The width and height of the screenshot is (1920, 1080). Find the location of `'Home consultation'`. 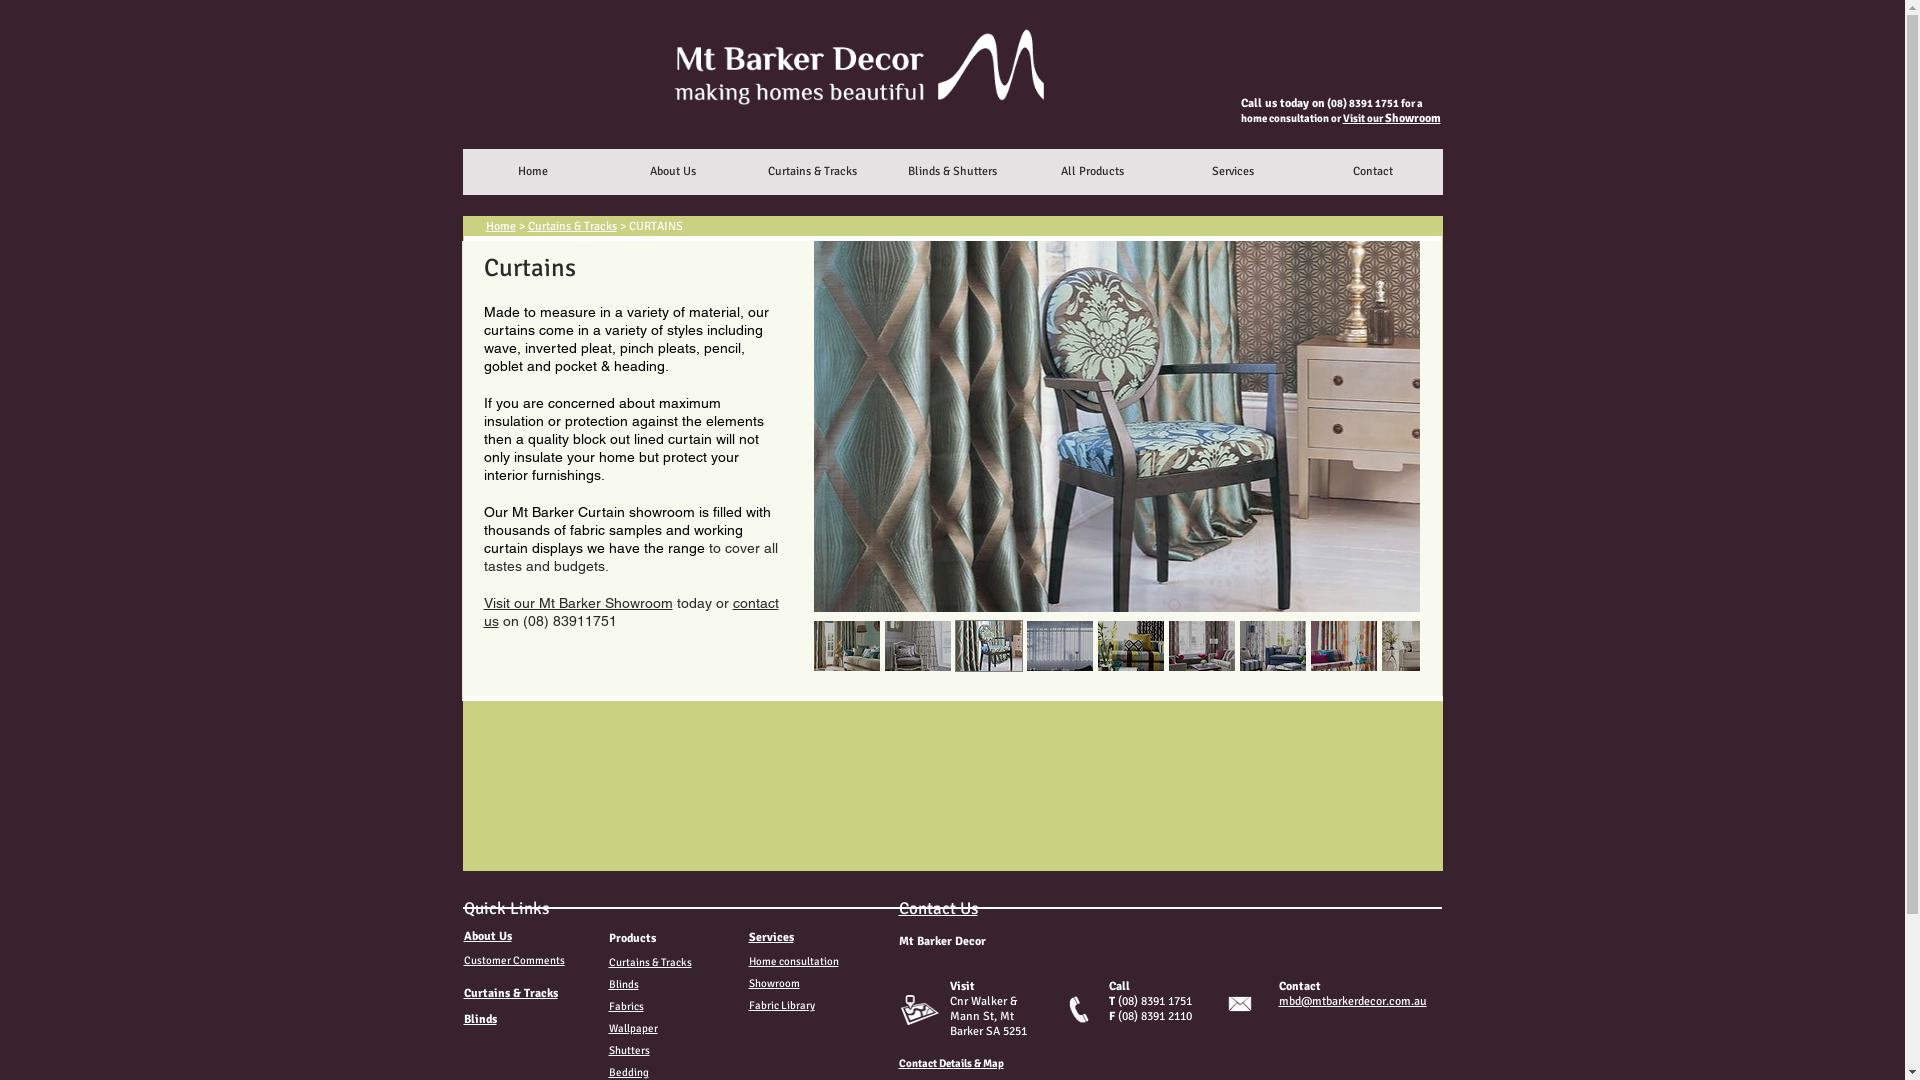

'Home consultation' is located at coordinates (791, 960).